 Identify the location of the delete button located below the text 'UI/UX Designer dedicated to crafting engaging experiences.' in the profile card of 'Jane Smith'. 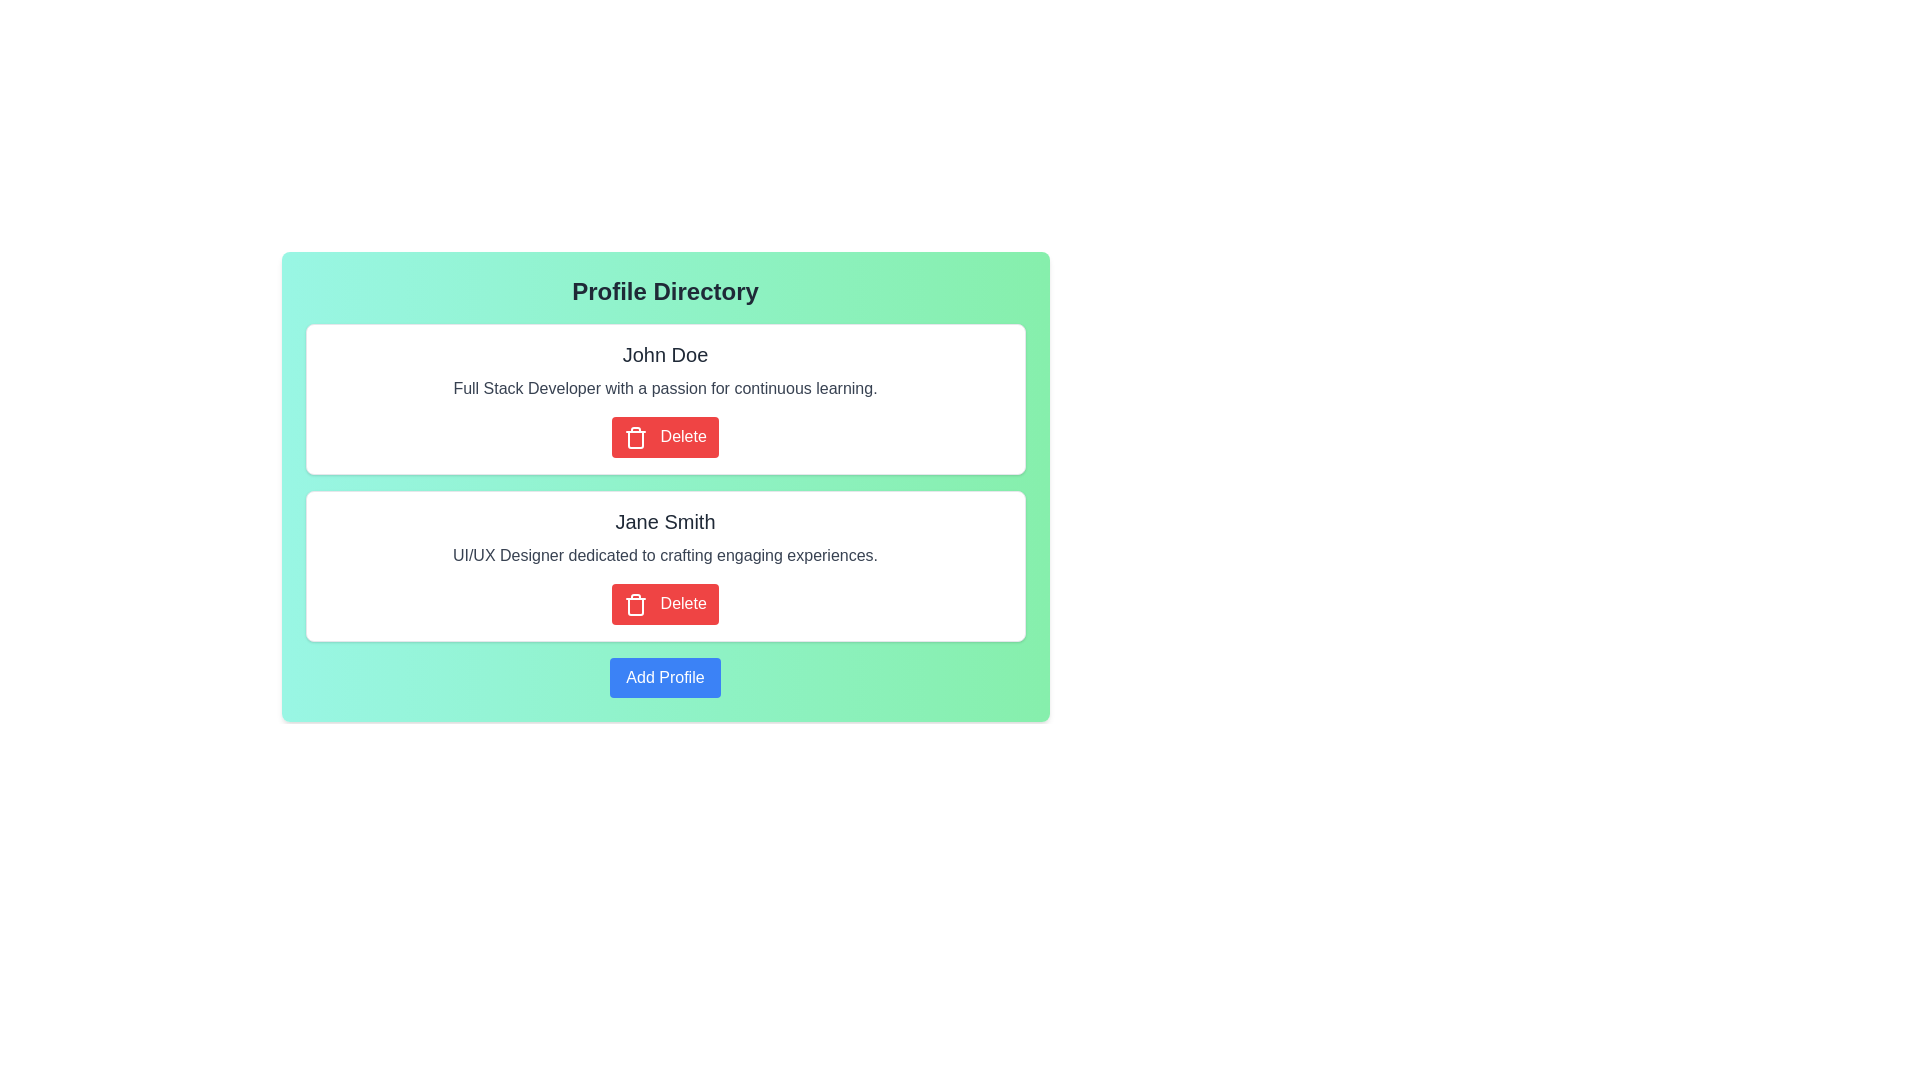
(665, 603).